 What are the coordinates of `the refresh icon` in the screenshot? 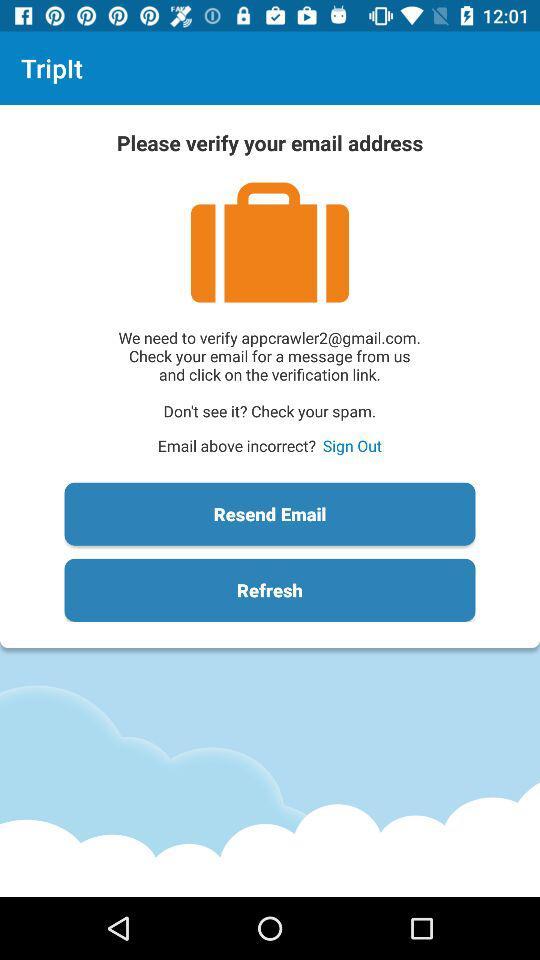 It's located at (270, 590).